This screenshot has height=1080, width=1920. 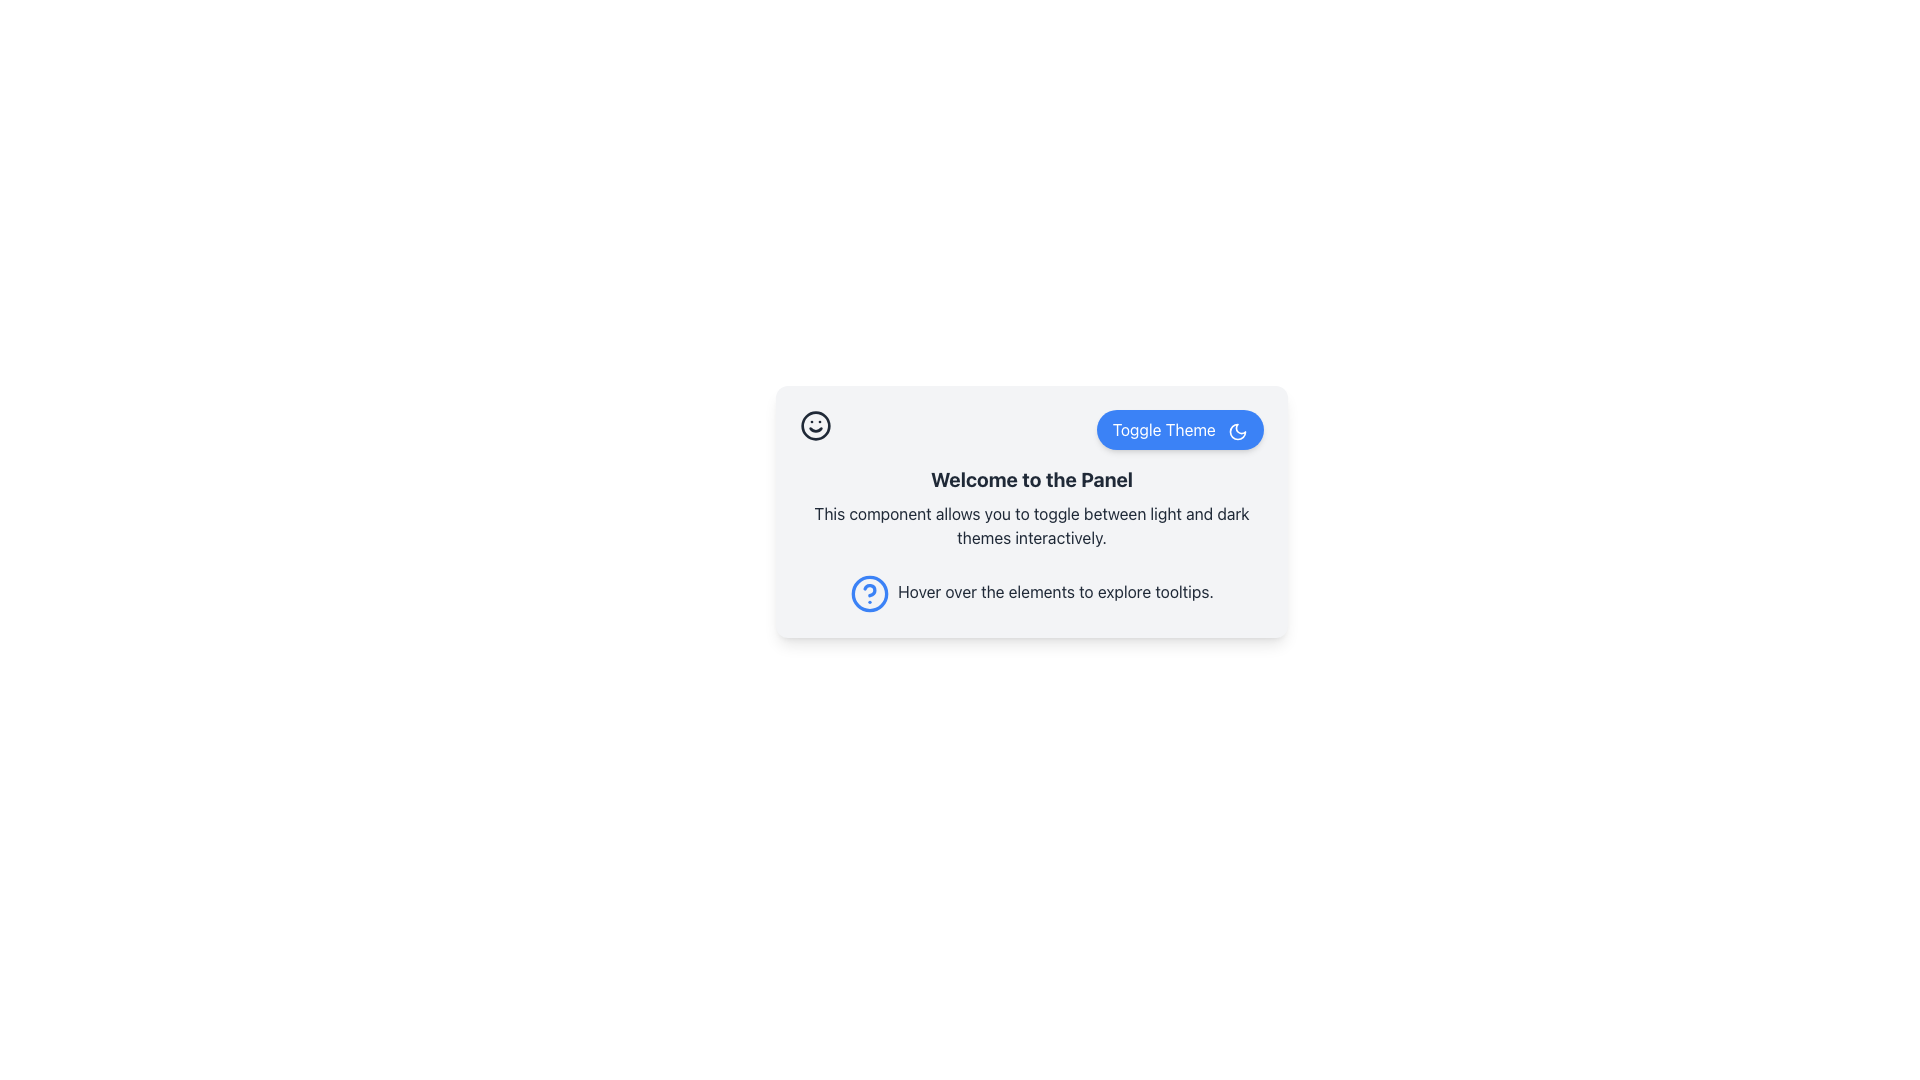 What do you see at coordinates (816, 424) in the screenshot?
I see `the circular smiling face icon located in the top-left corner of the card component, which is characterized by two small dots for eyes and a curved line for a mouth` at bounding box center [816, 424].